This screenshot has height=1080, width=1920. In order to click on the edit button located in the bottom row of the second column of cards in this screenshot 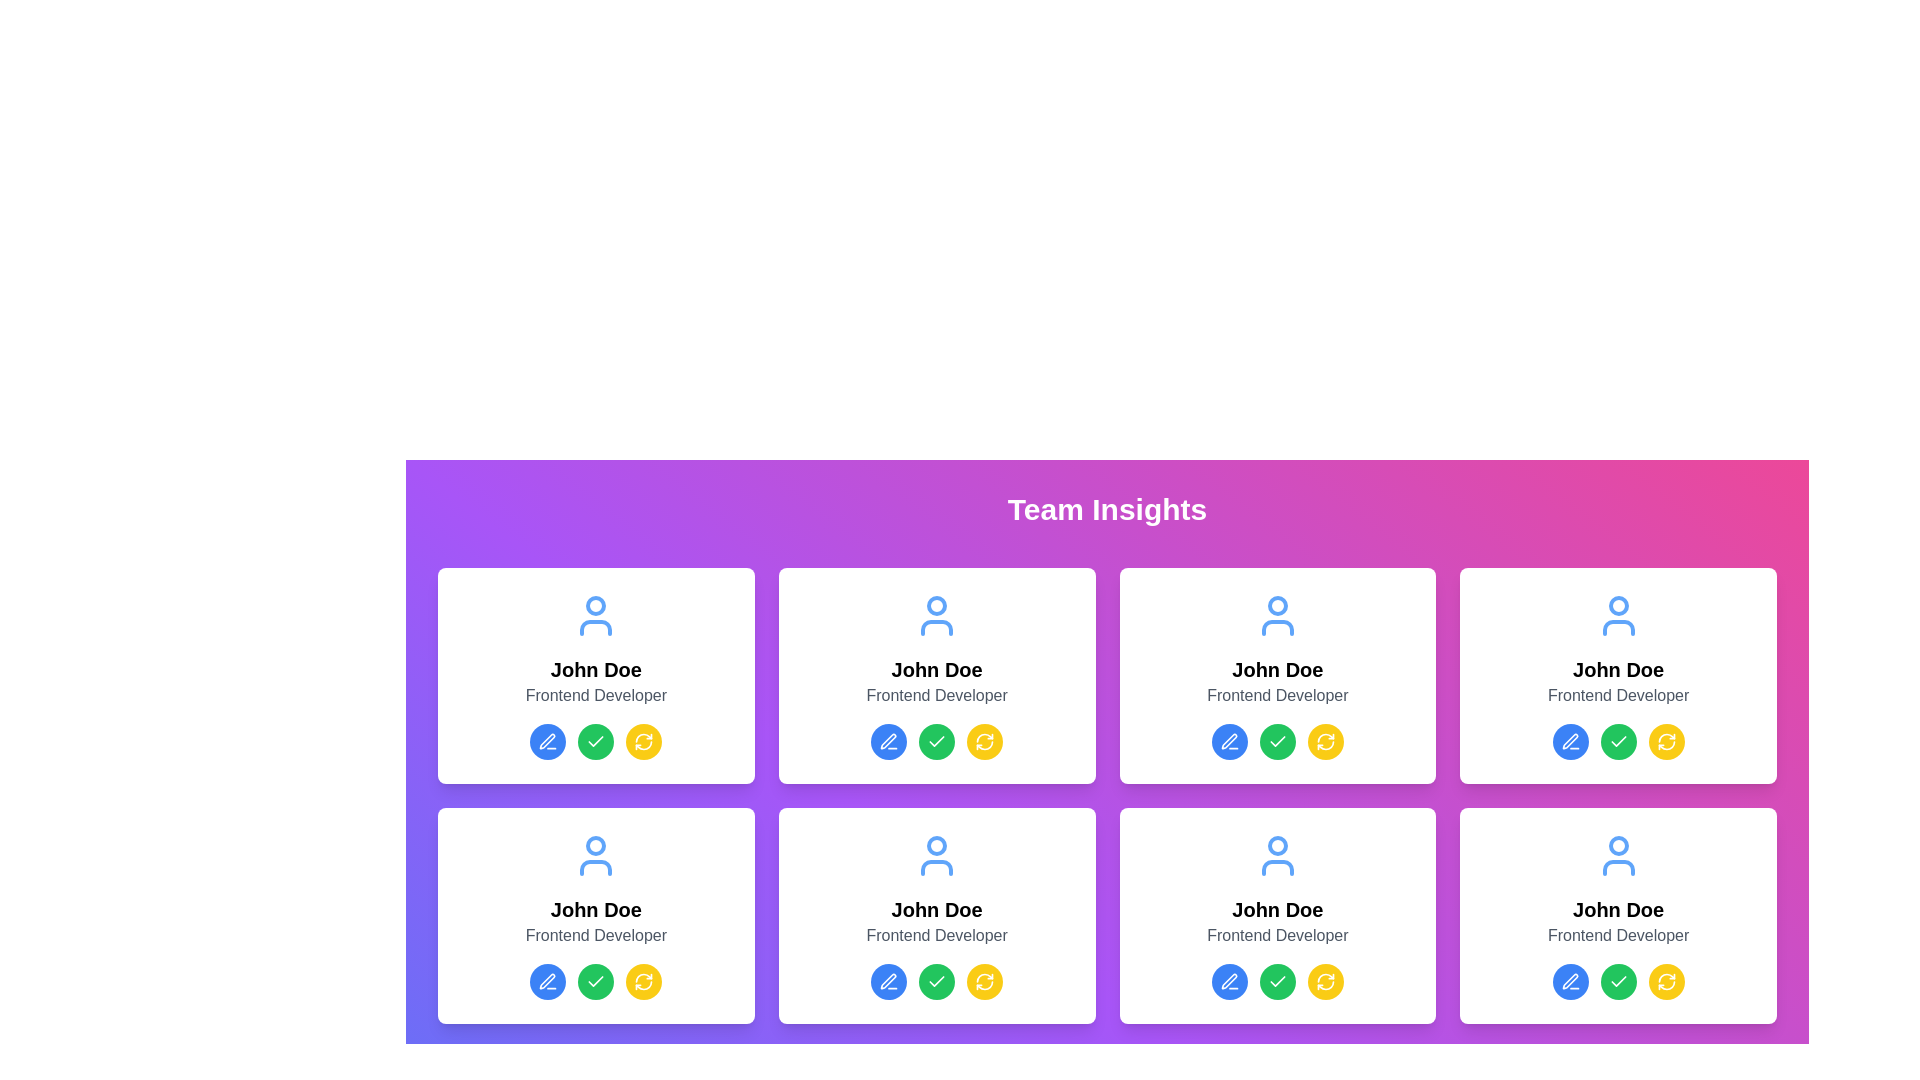, I will do `click(1569, 981)`.